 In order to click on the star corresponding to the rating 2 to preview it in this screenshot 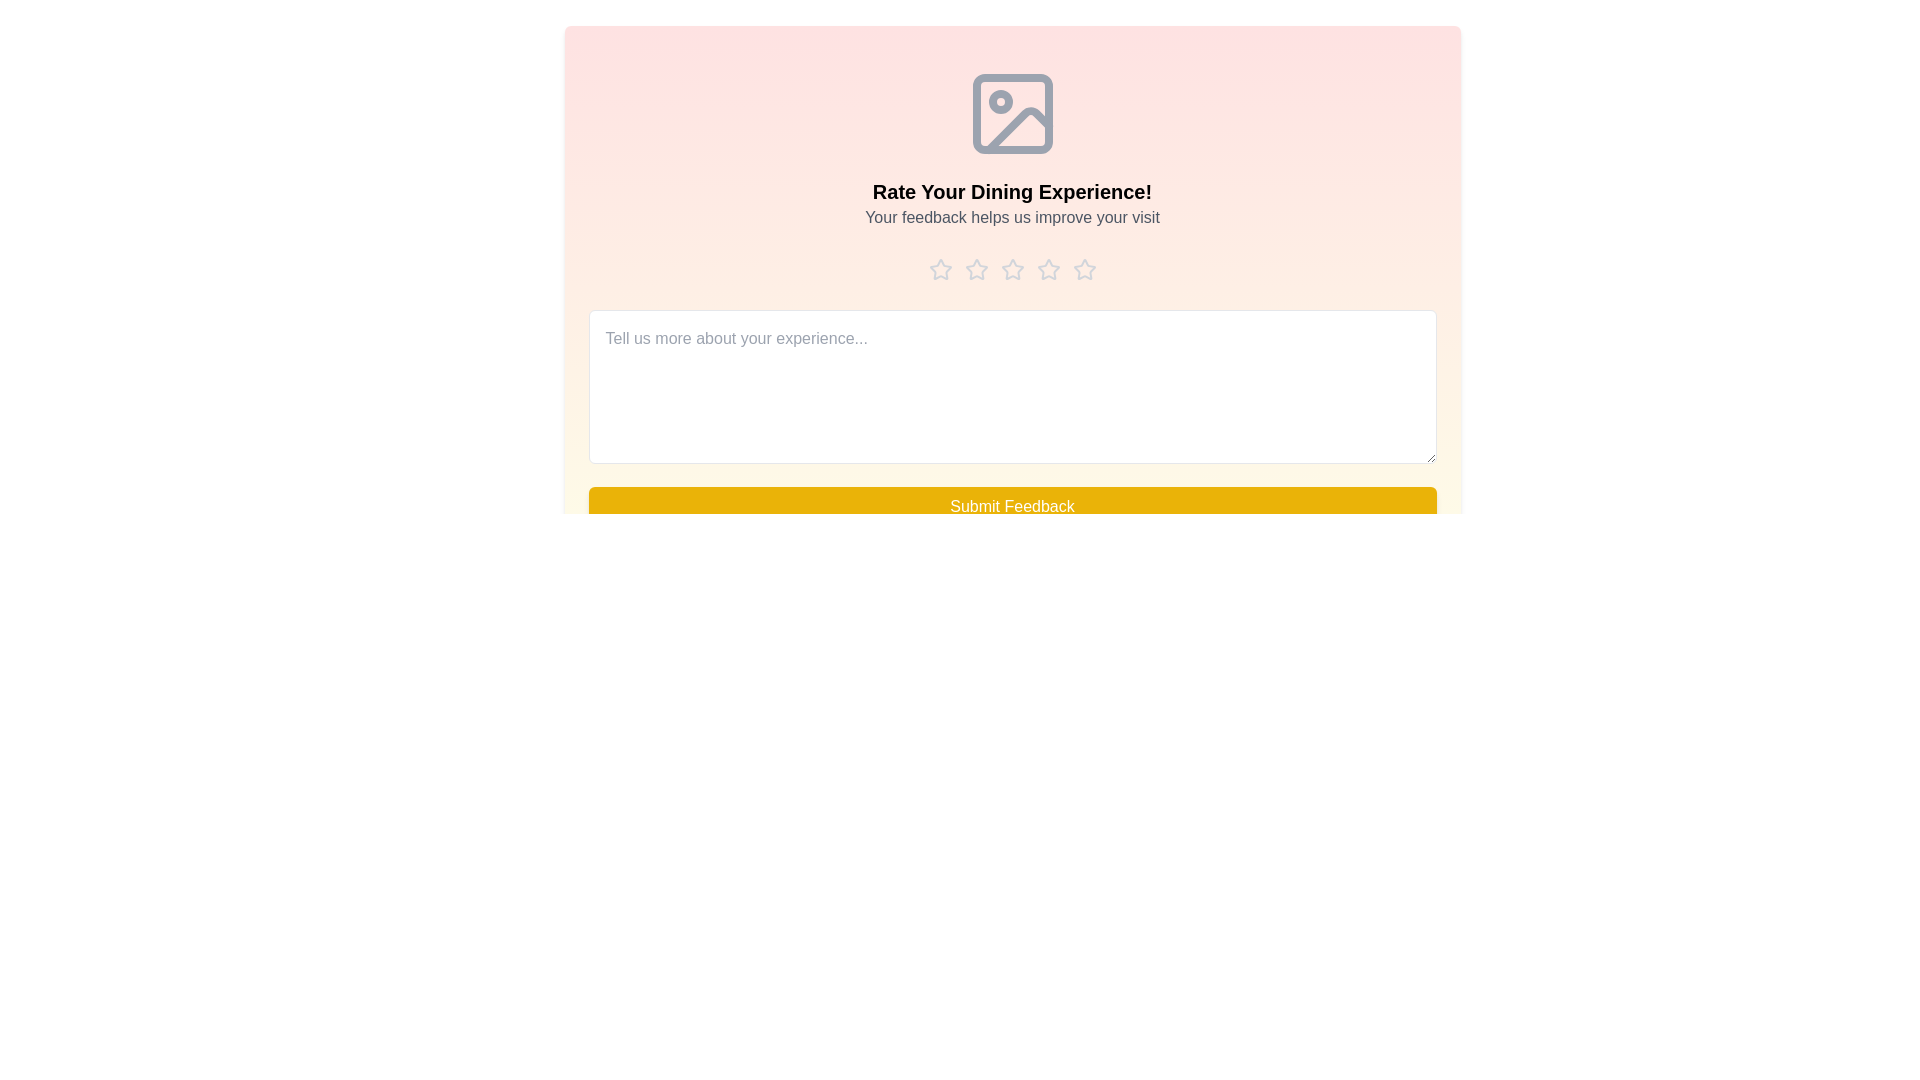, I will do `click(976, 270)`.